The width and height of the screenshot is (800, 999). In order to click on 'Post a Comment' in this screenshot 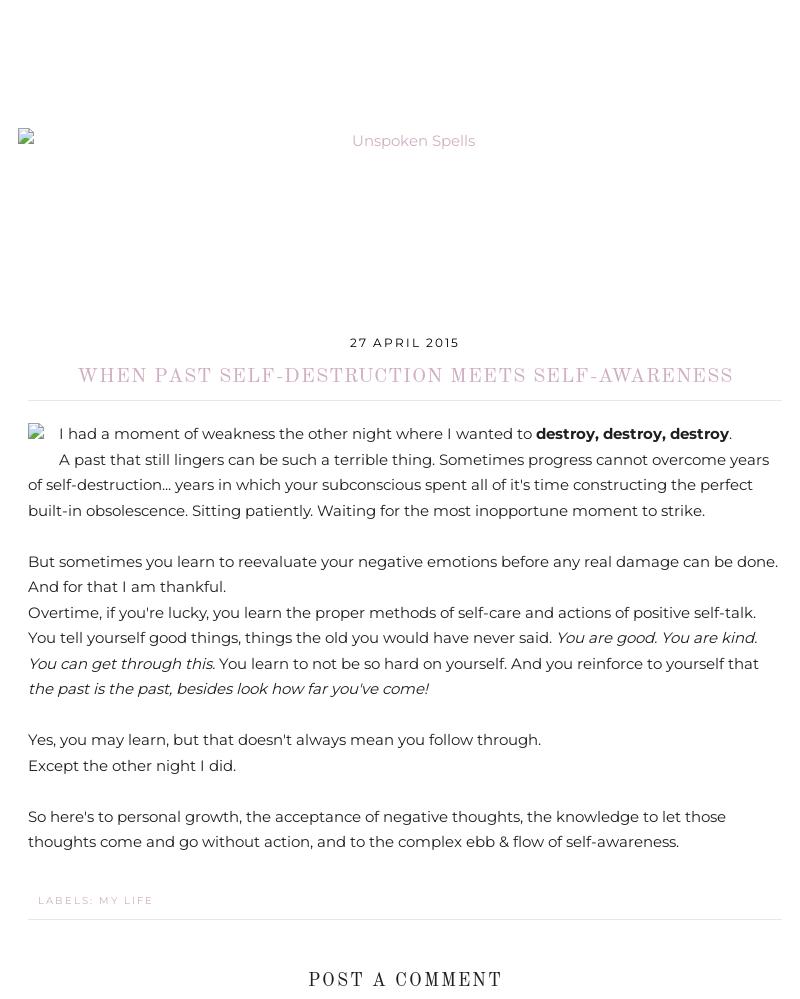, I will do `click(404, 979)`.